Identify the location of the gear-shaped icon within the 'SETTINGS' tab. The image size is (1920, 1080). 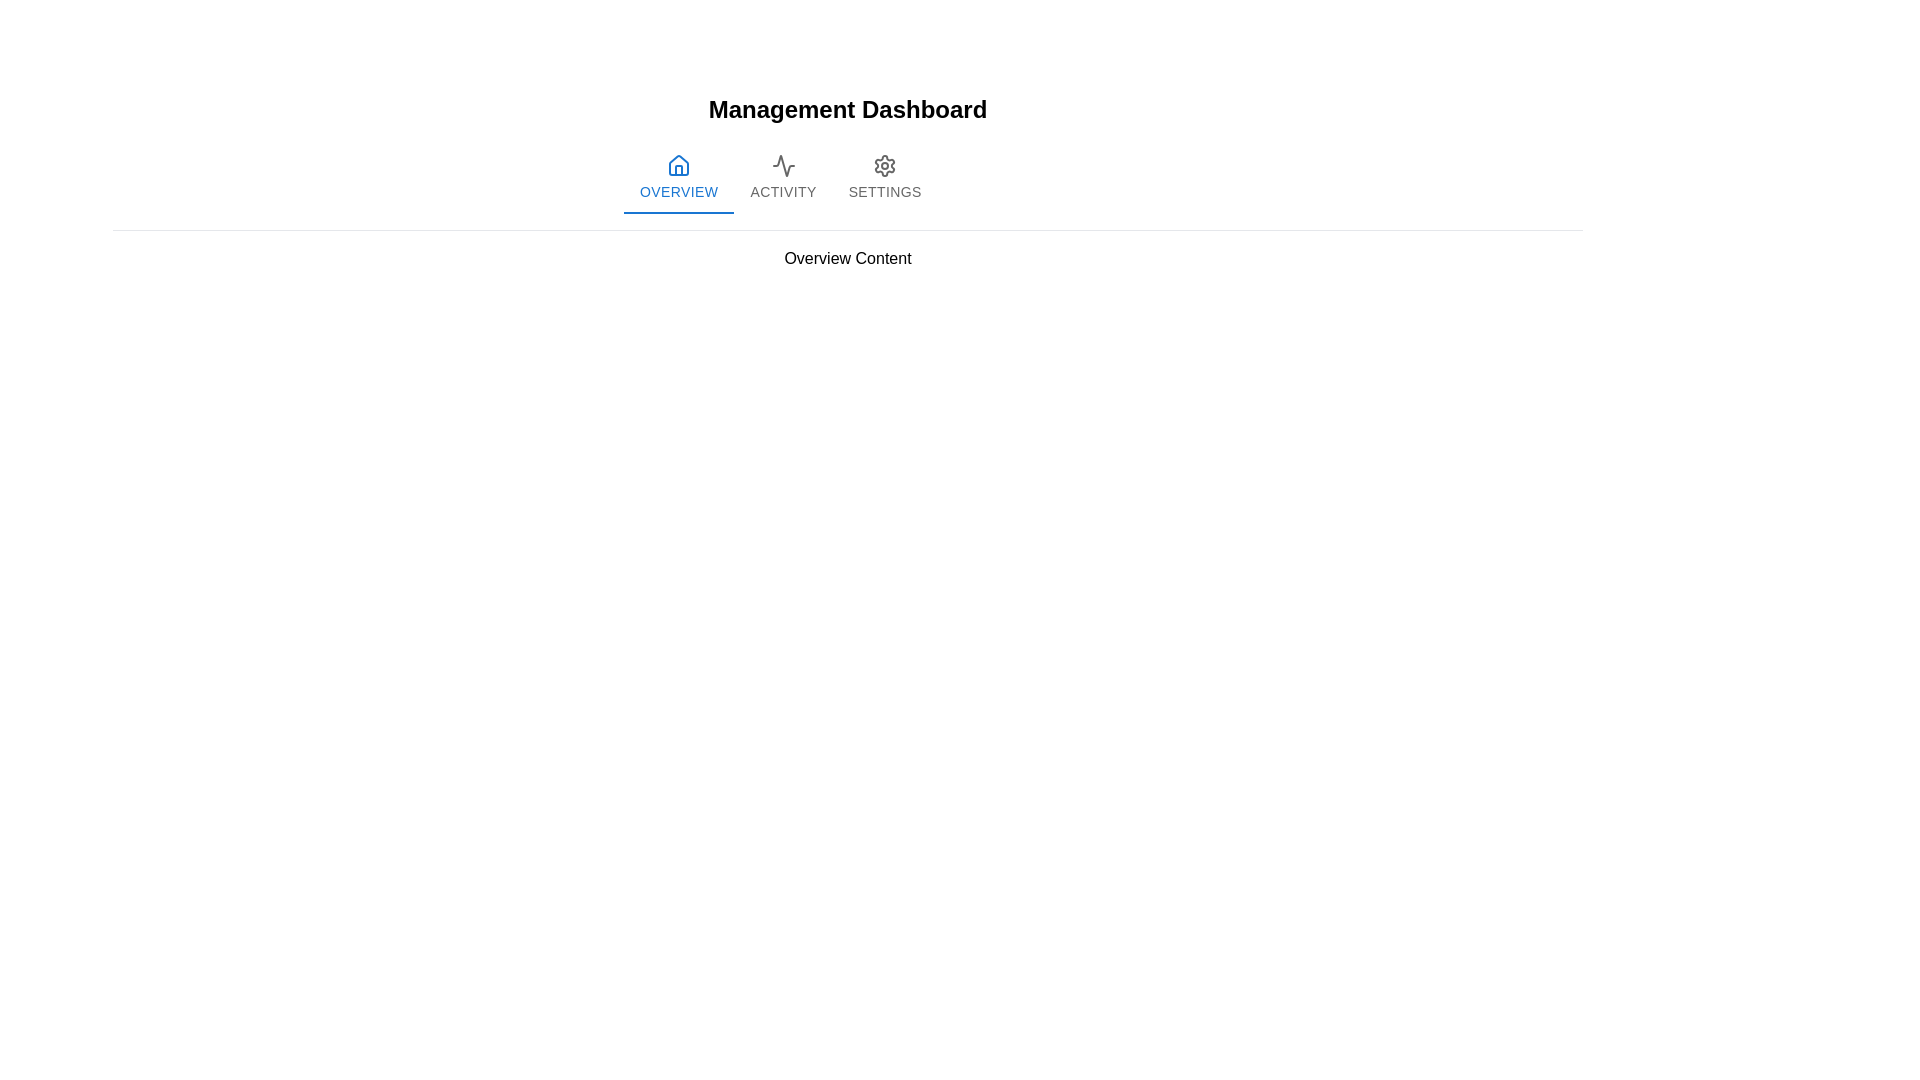
(884, 165).